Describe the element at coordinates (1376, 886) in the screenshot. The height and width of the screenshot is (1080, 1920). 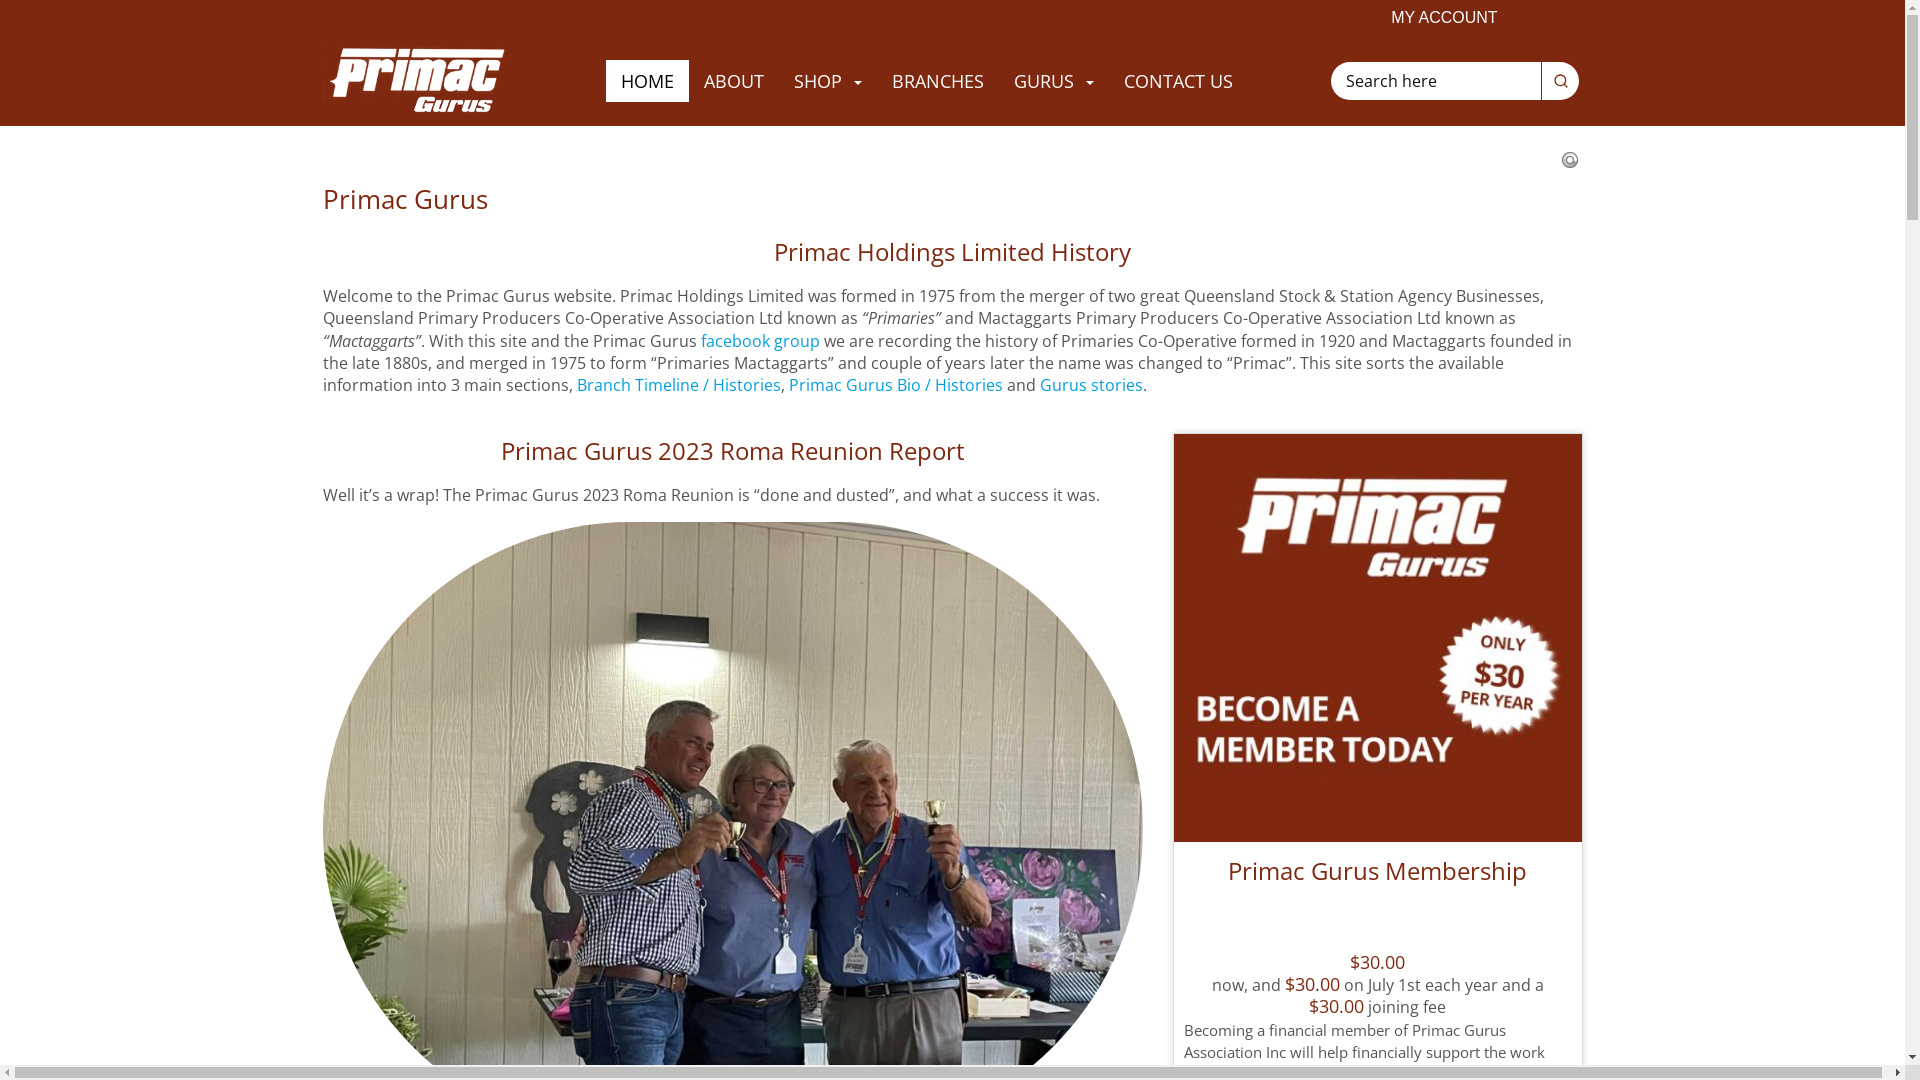
I see `'Primac Gurus Membership'` at that location.